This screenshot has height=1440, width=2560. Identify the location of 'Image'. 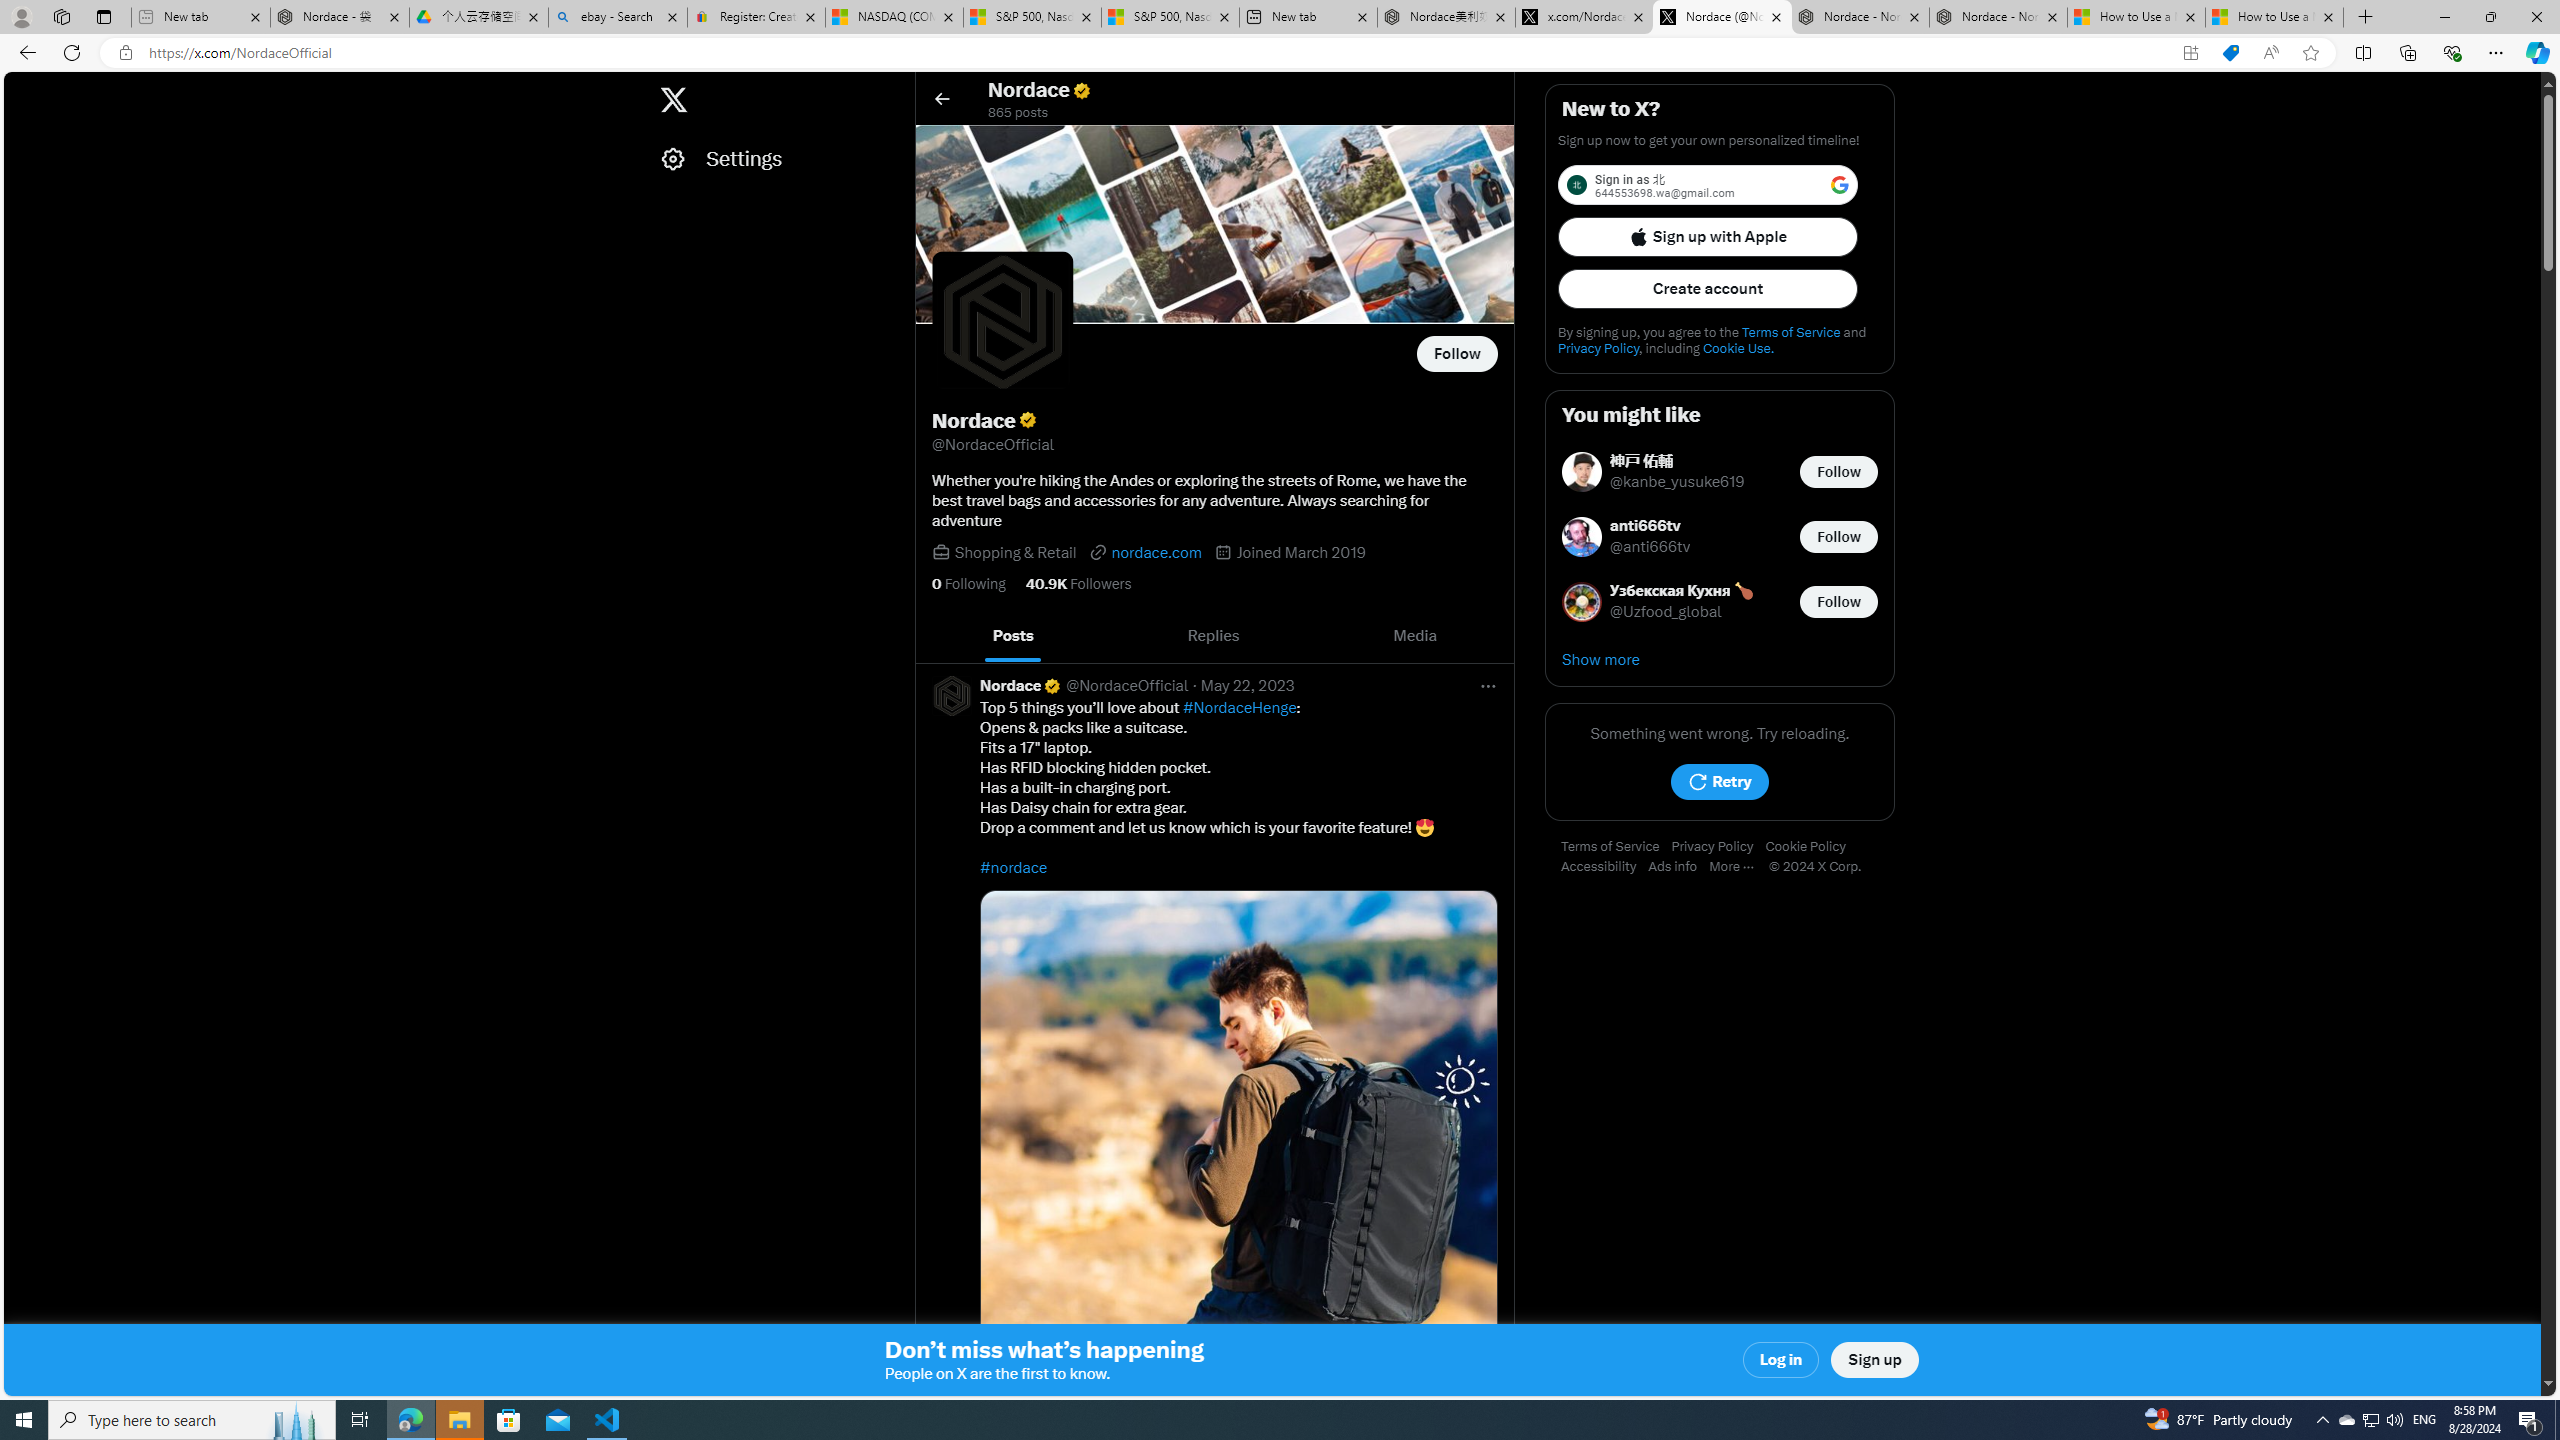
(1239, 1148).